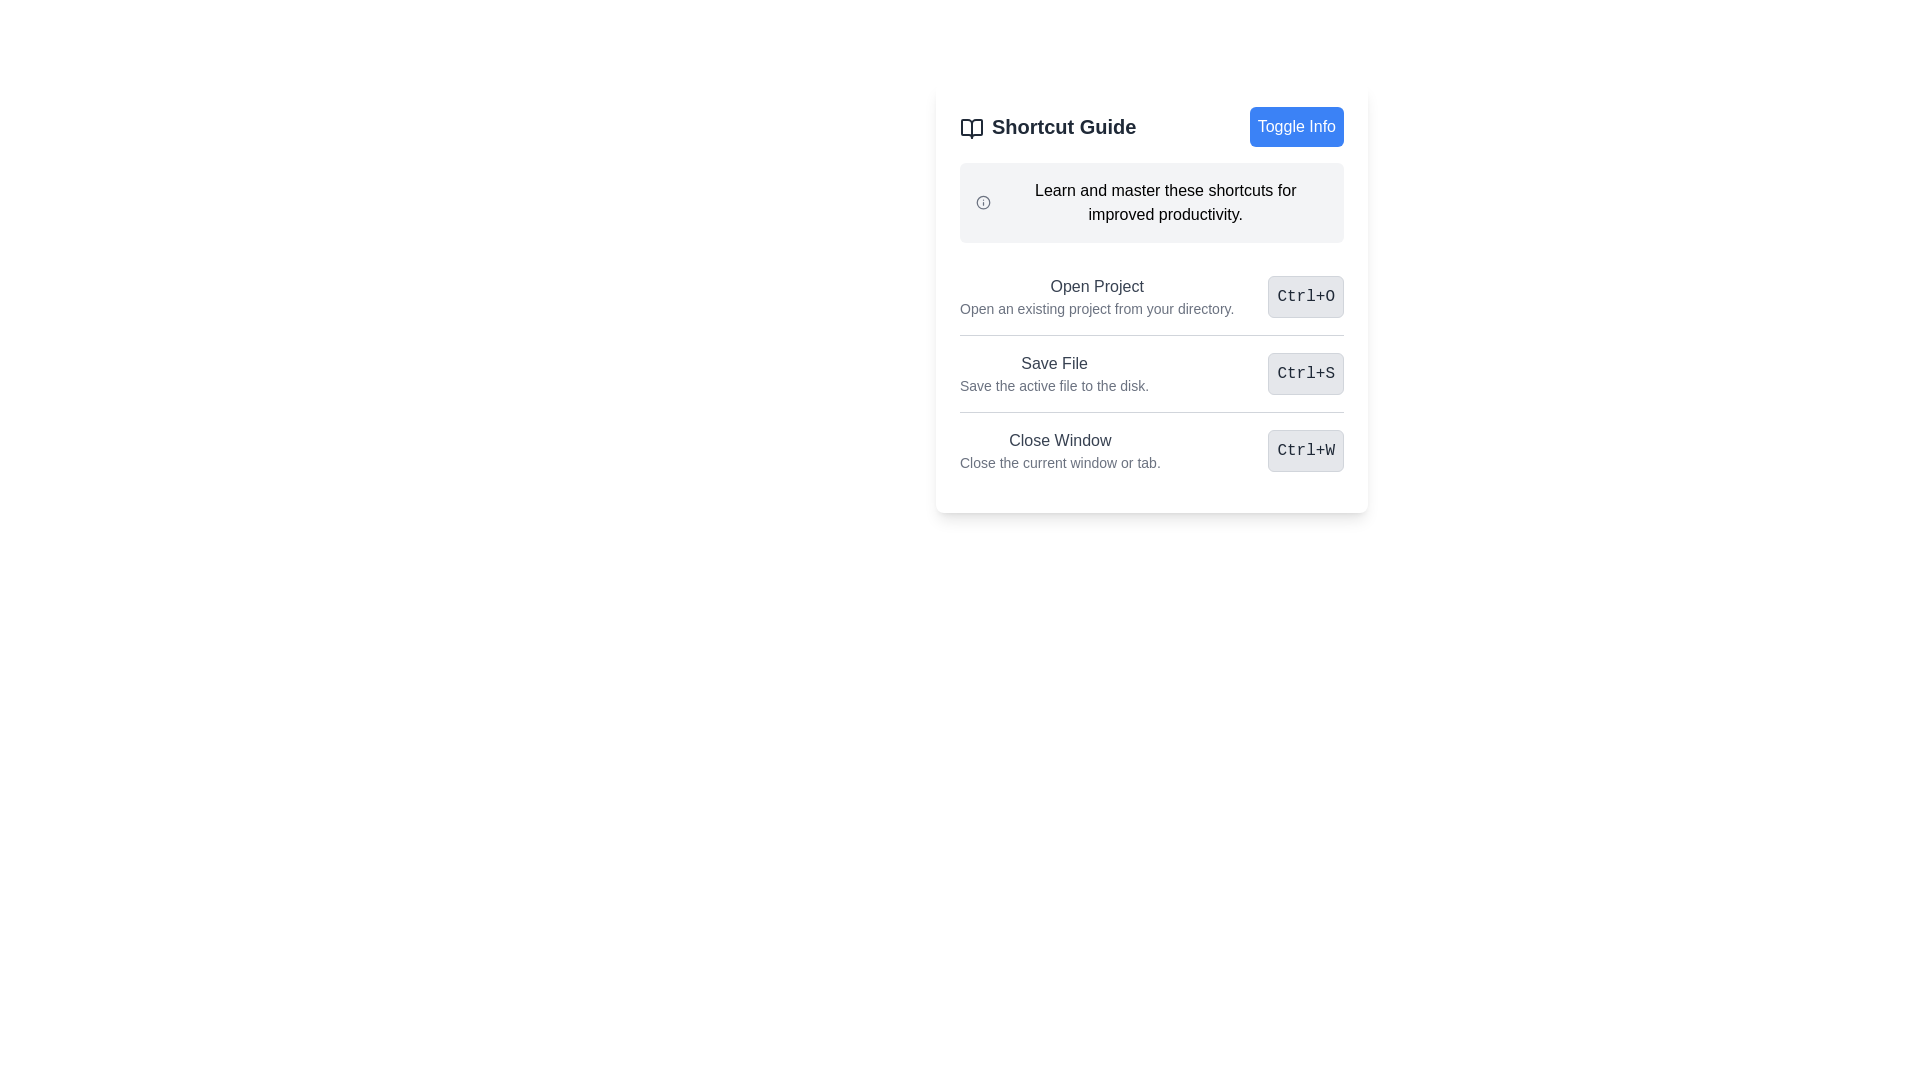 The image size is (1920, 1080). I want to click on displayed shortcut information from the Text Label with Keybinding Indicator indicating 'Ctrl+O' which is positioned beneath the productivity tips and above the 'Save File' option, so click(1152, 297).